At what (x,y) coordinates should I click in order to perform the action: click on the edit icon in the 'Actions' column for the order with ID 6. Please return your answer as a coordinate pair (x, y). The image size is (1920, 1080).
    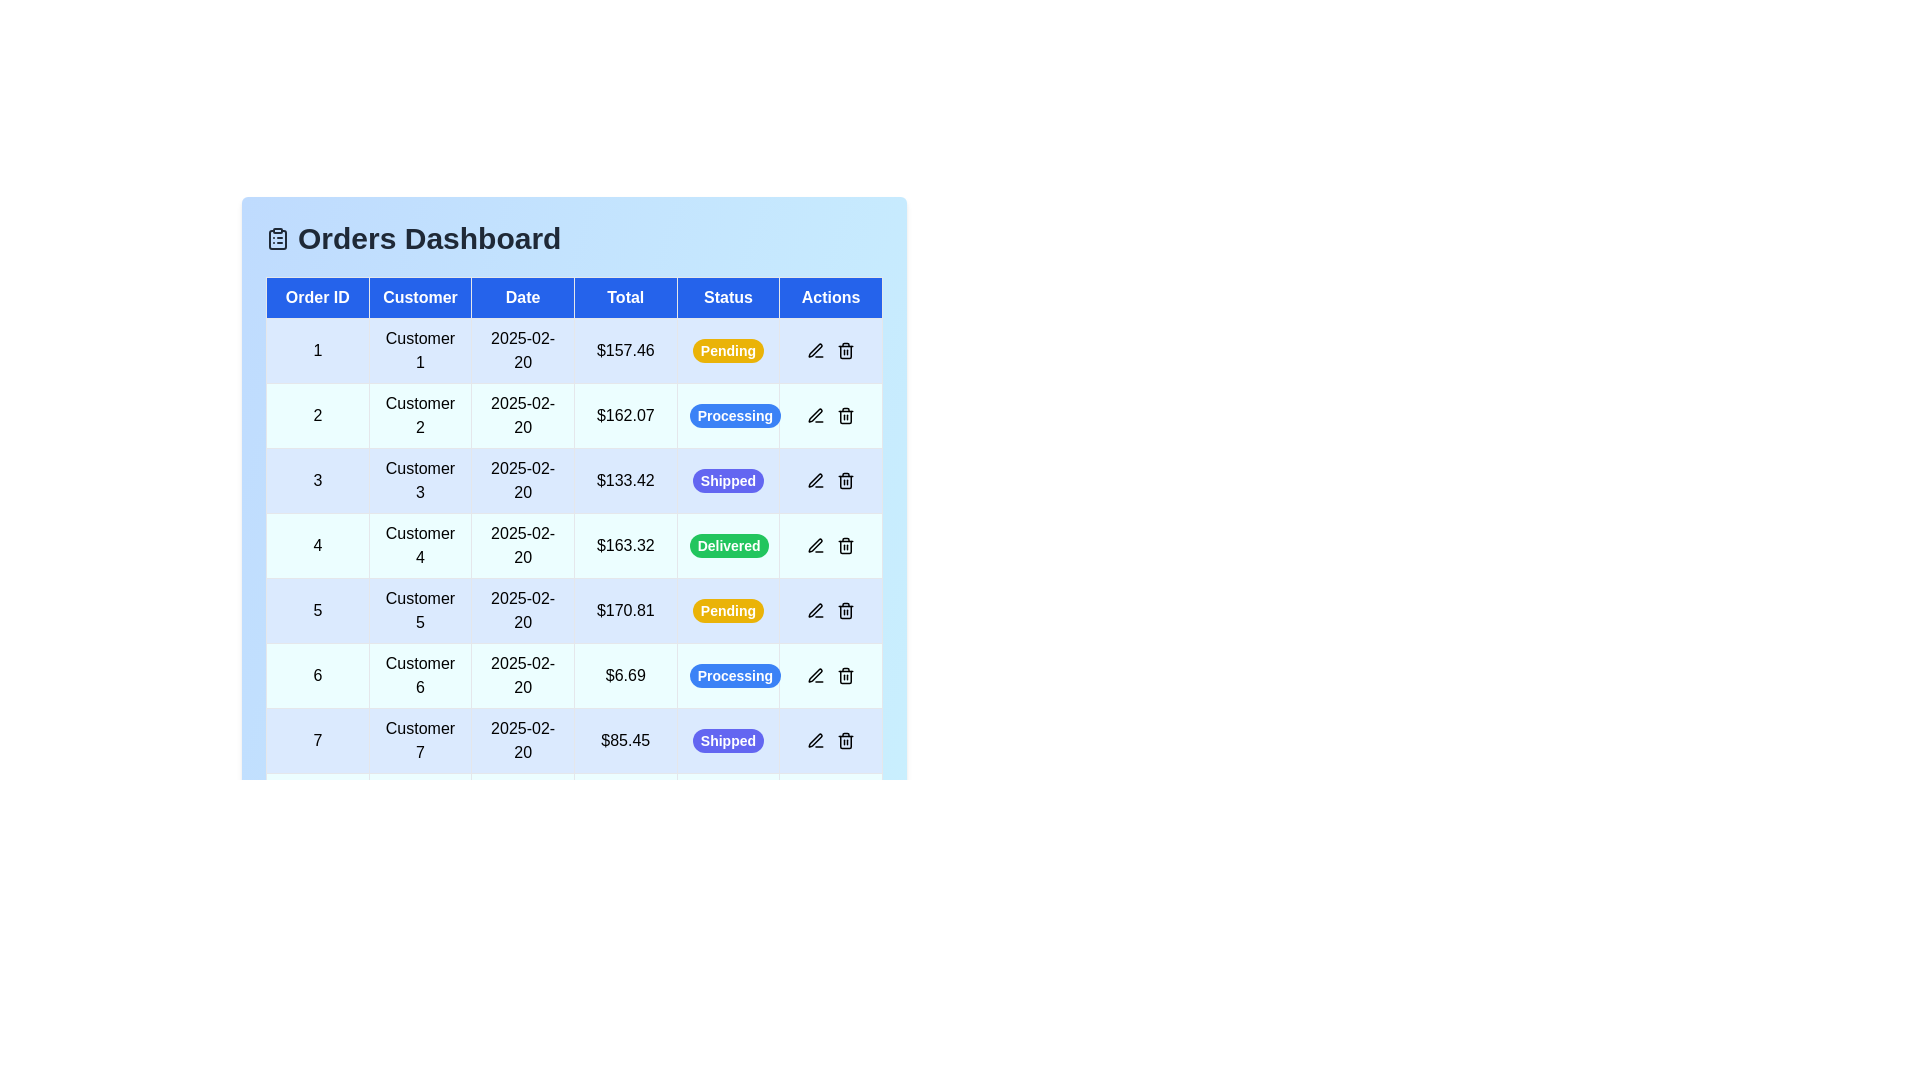
    Looking at the image, I should click on (816, 675).